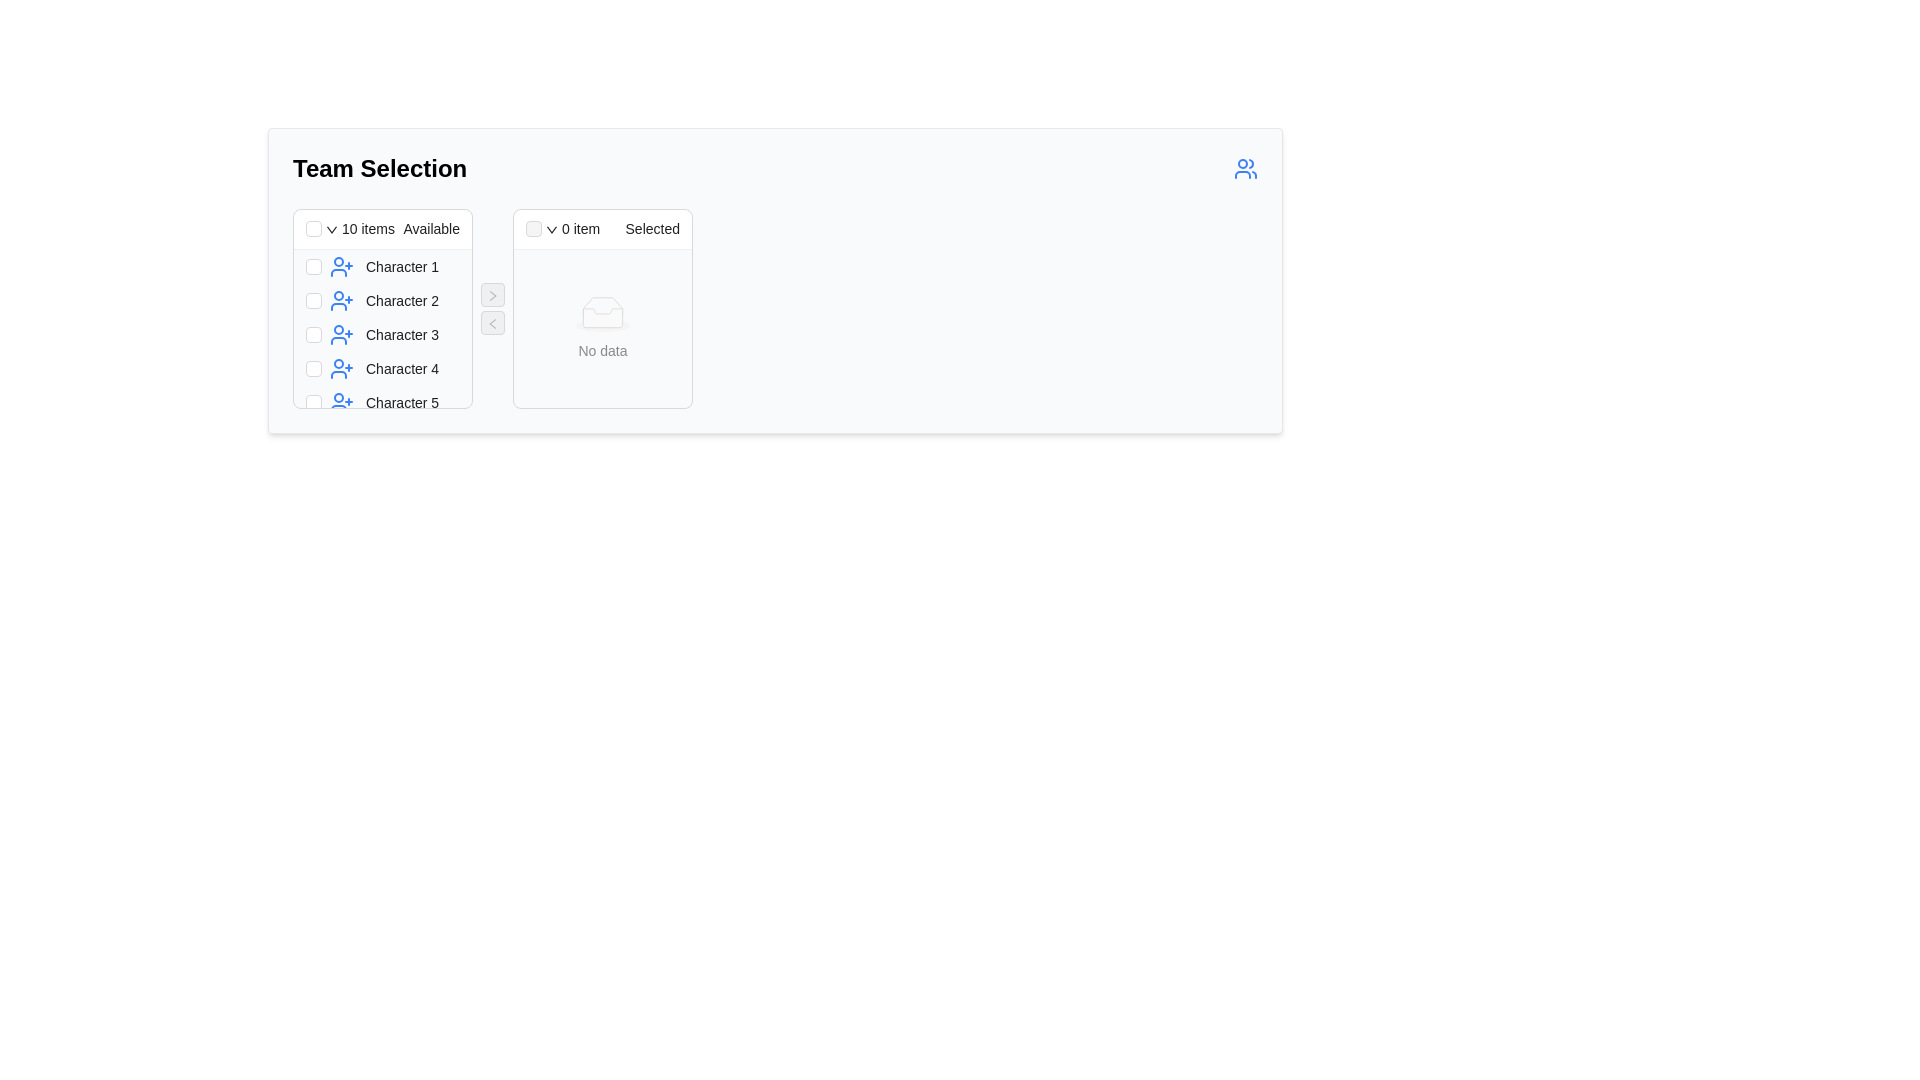 Image resolution: width=1920 pixels, height=1080 pixels. I want to click on the list item labeled 'Character 4' which contains a checkbox and a blue user icon, so click(383, 369).